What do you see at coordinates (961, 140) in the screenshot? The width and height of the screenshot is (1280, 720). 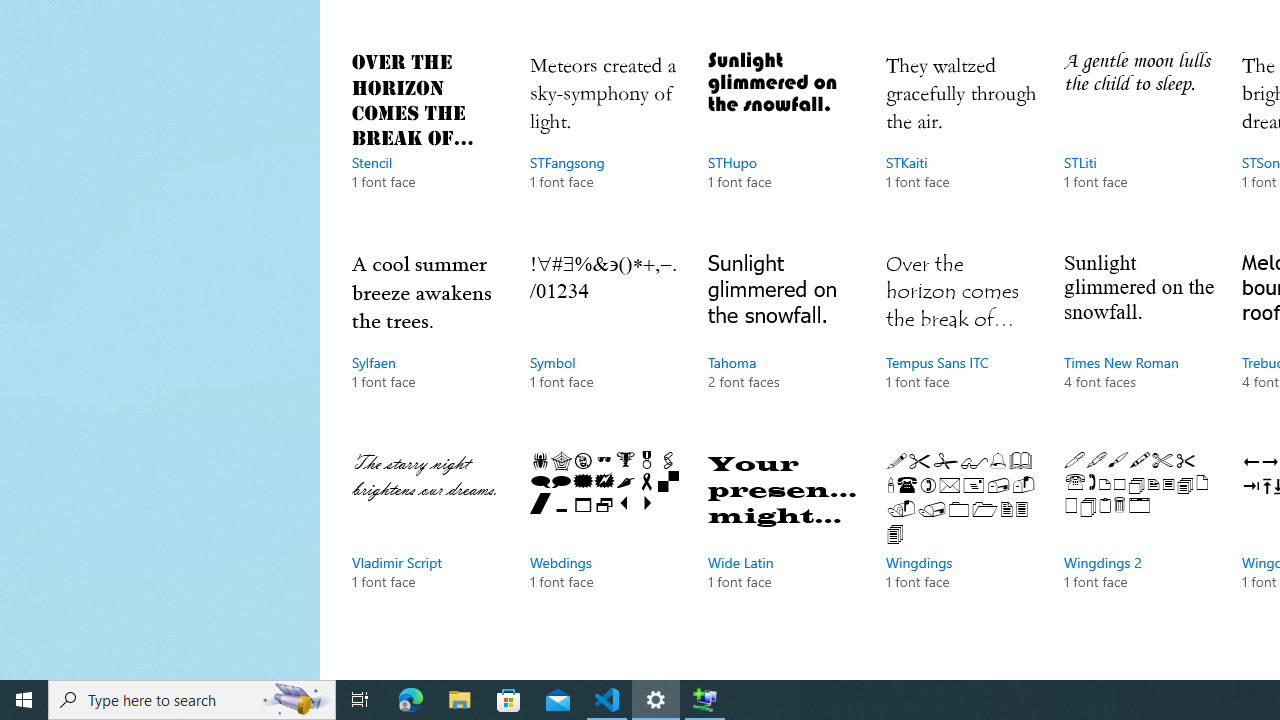 I see `'STKaiti, 1 font face'` at bounding box center [961, 140].